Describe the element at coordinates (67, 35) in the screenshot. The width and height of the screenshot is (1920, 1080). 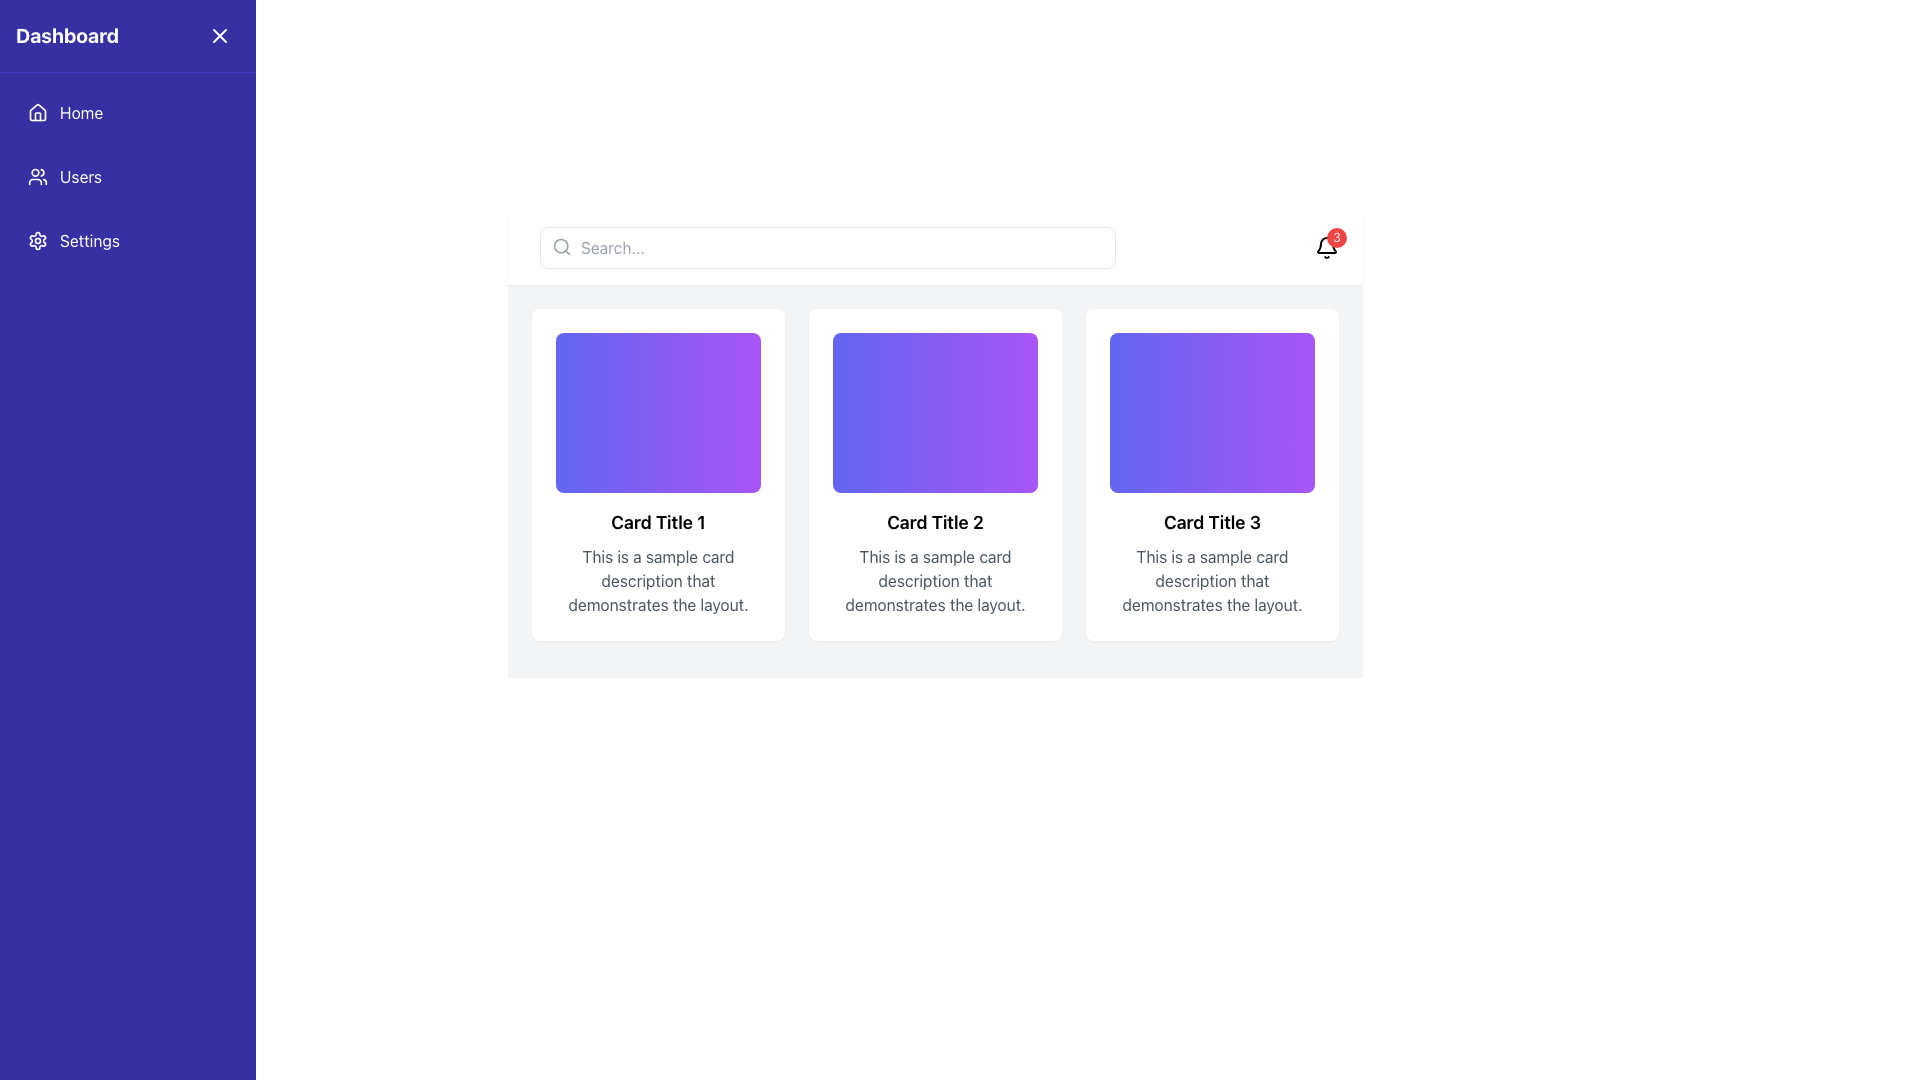
I see `the bold 'Dashboard' text label located in the top-left corner of the dark purple navigation bar` at that location.